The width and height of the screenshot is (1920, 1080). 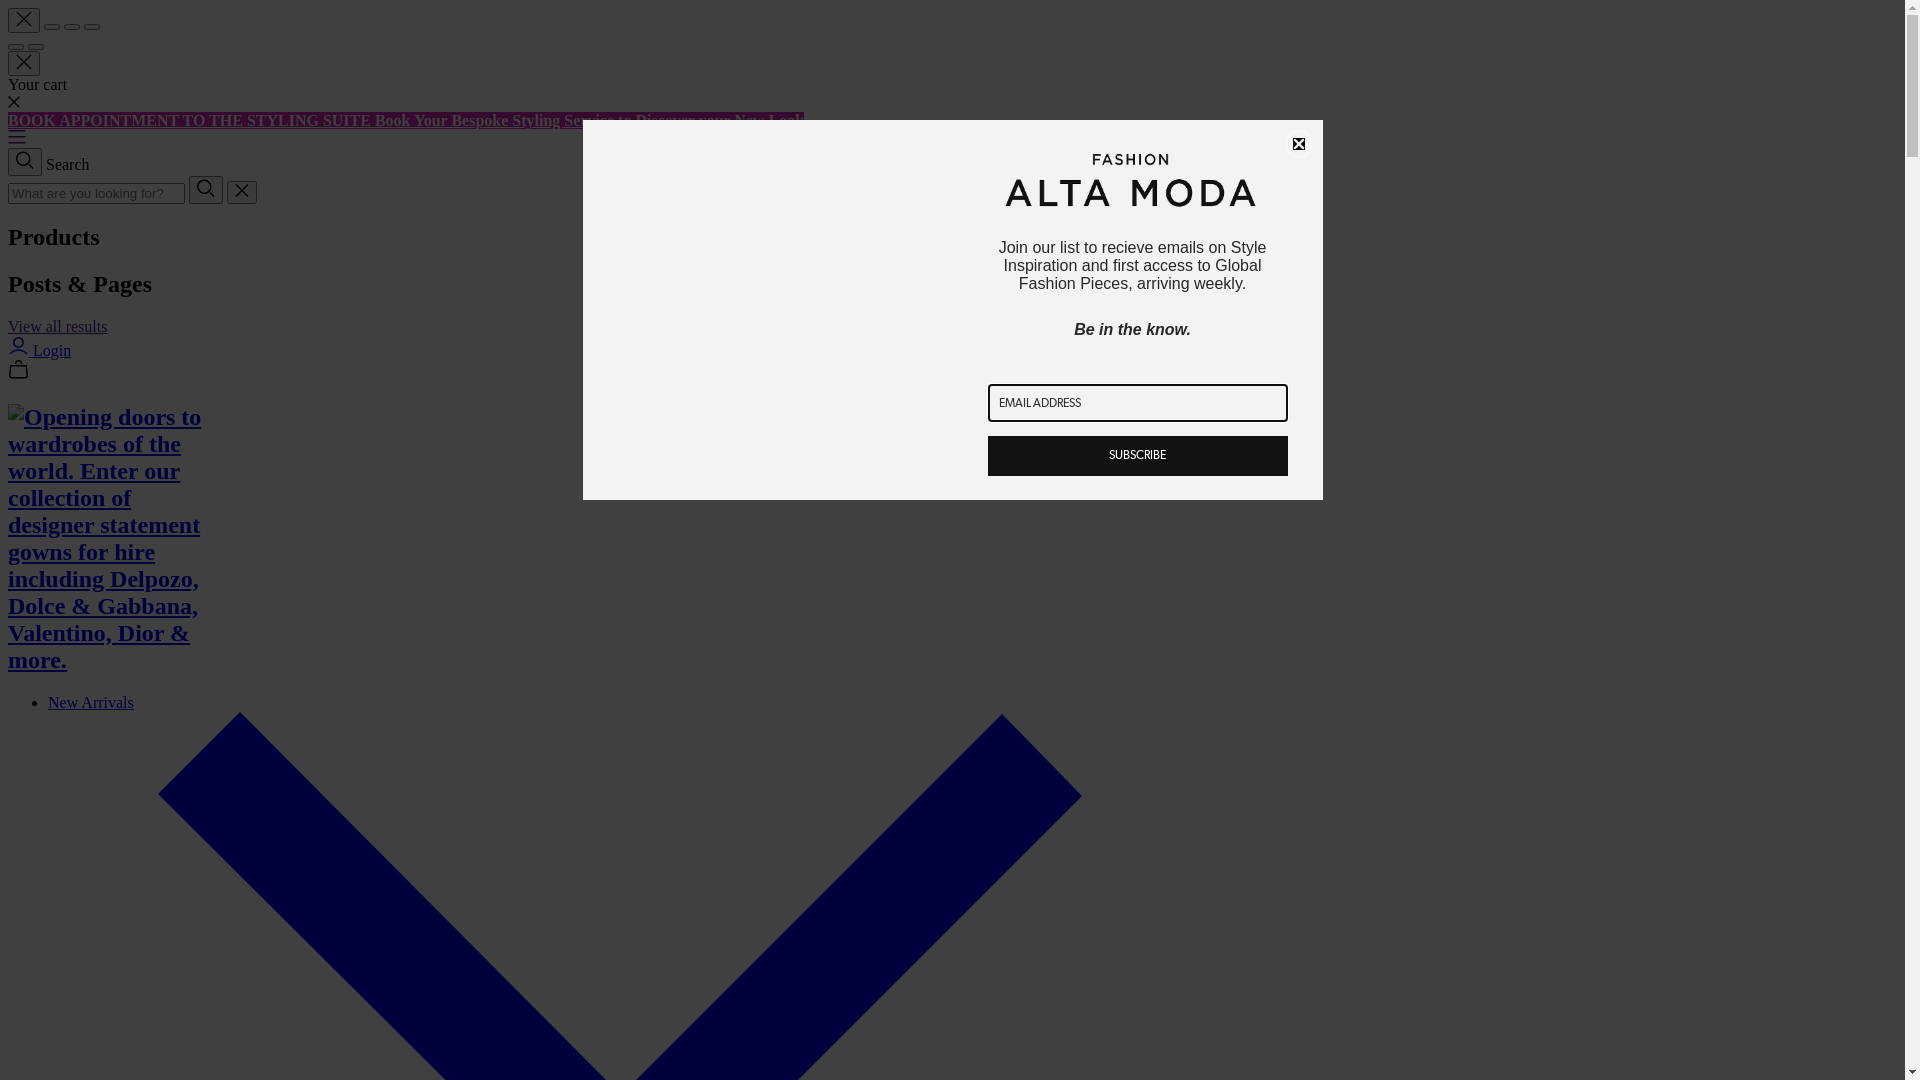 I want to click on 'Previous (arrow left)', so click(x=15, y=45).